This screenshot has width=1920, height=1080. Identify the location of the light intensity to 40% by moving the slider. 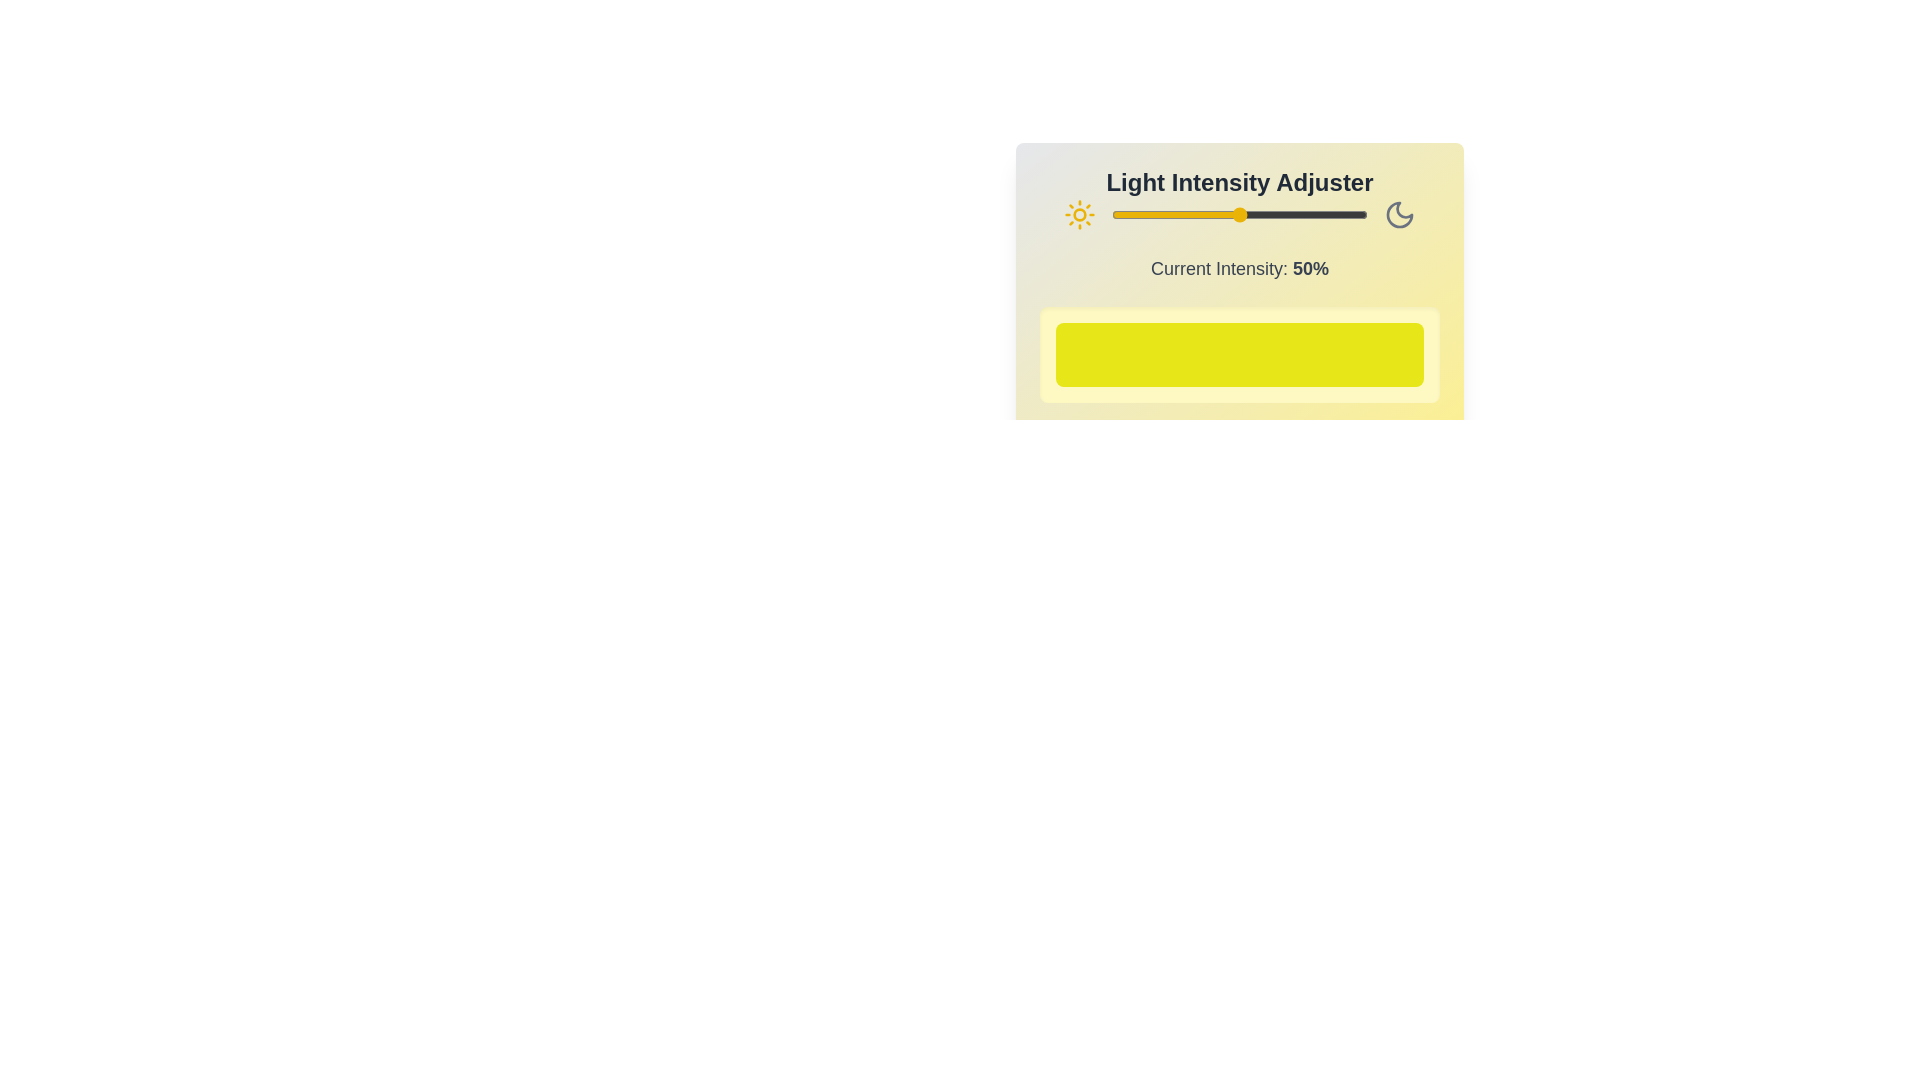
(1213, 215).